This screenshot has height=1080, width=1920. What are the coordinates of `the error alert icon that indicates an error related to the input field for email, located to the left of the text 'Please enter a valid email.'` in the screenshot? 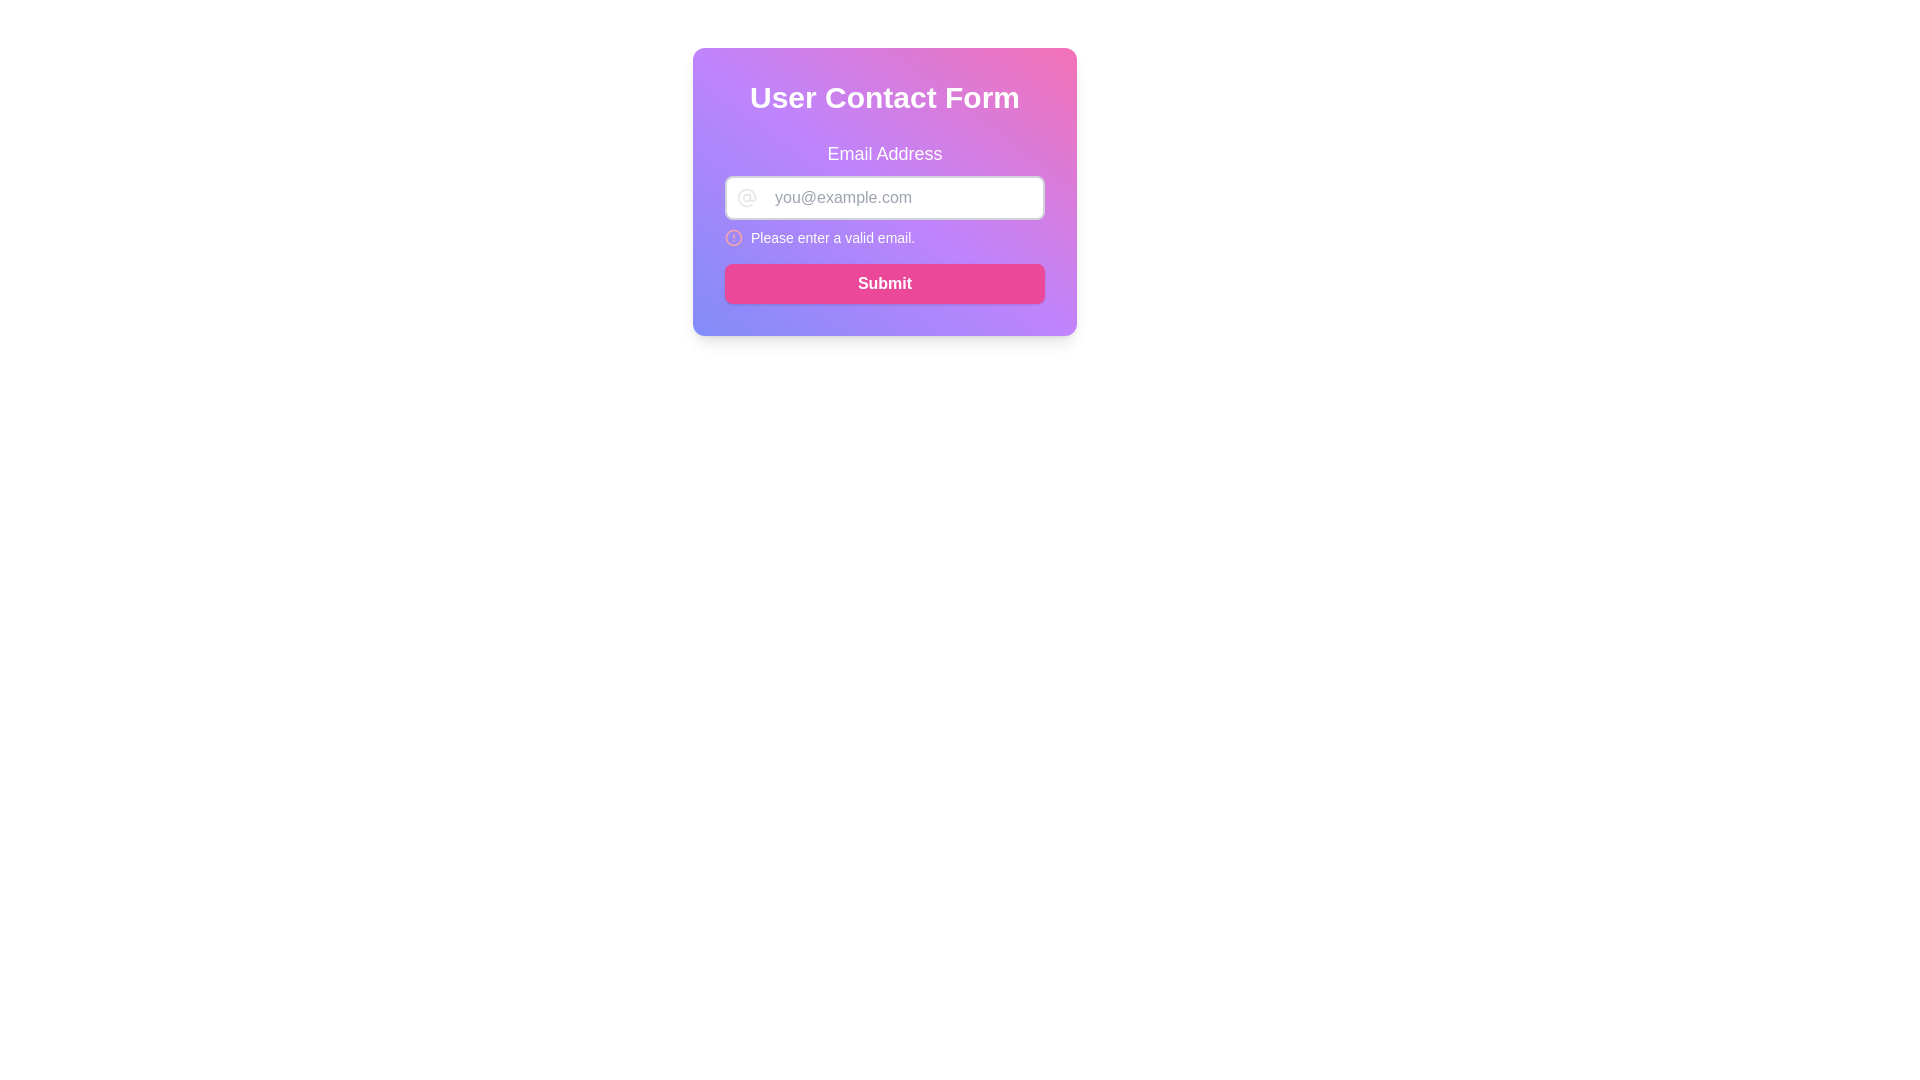 It's located at (733, 237).